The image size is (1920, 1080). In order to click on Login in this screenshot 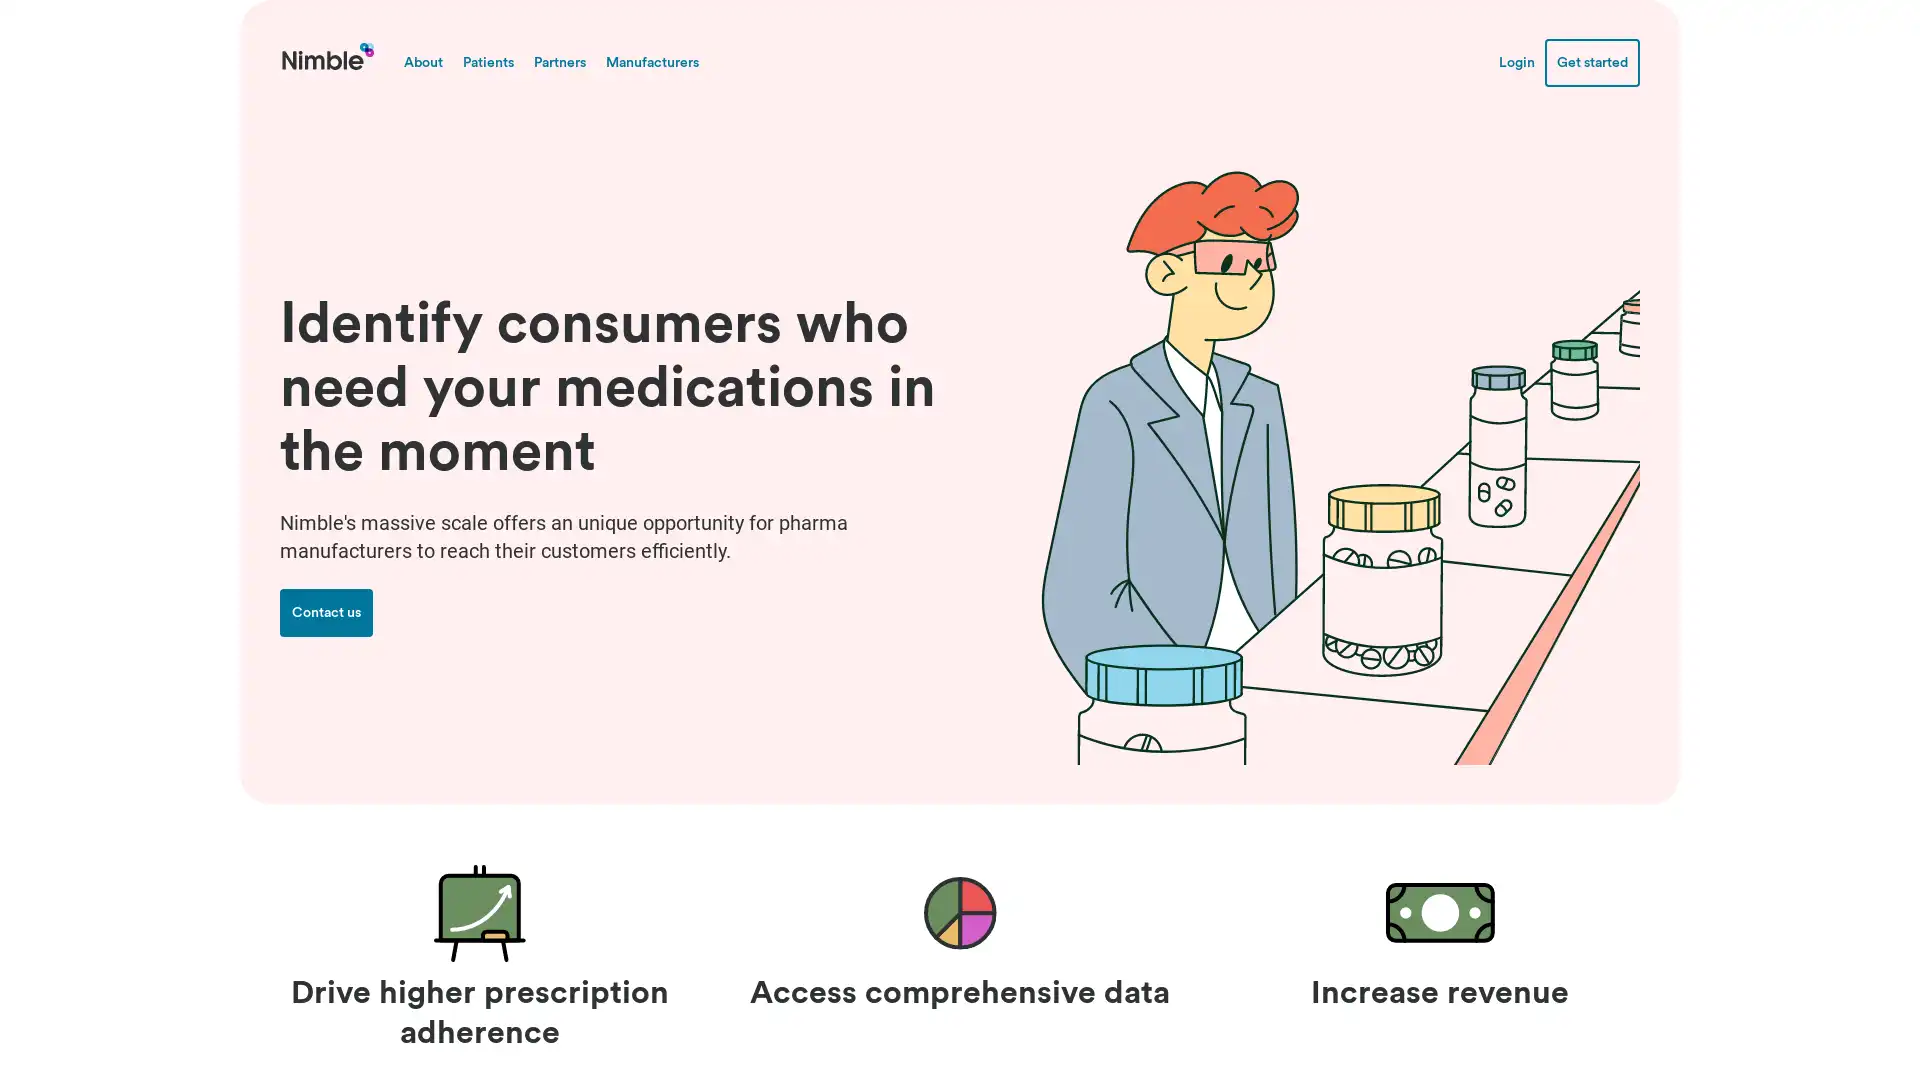, I will do `click(1516, 60)`.